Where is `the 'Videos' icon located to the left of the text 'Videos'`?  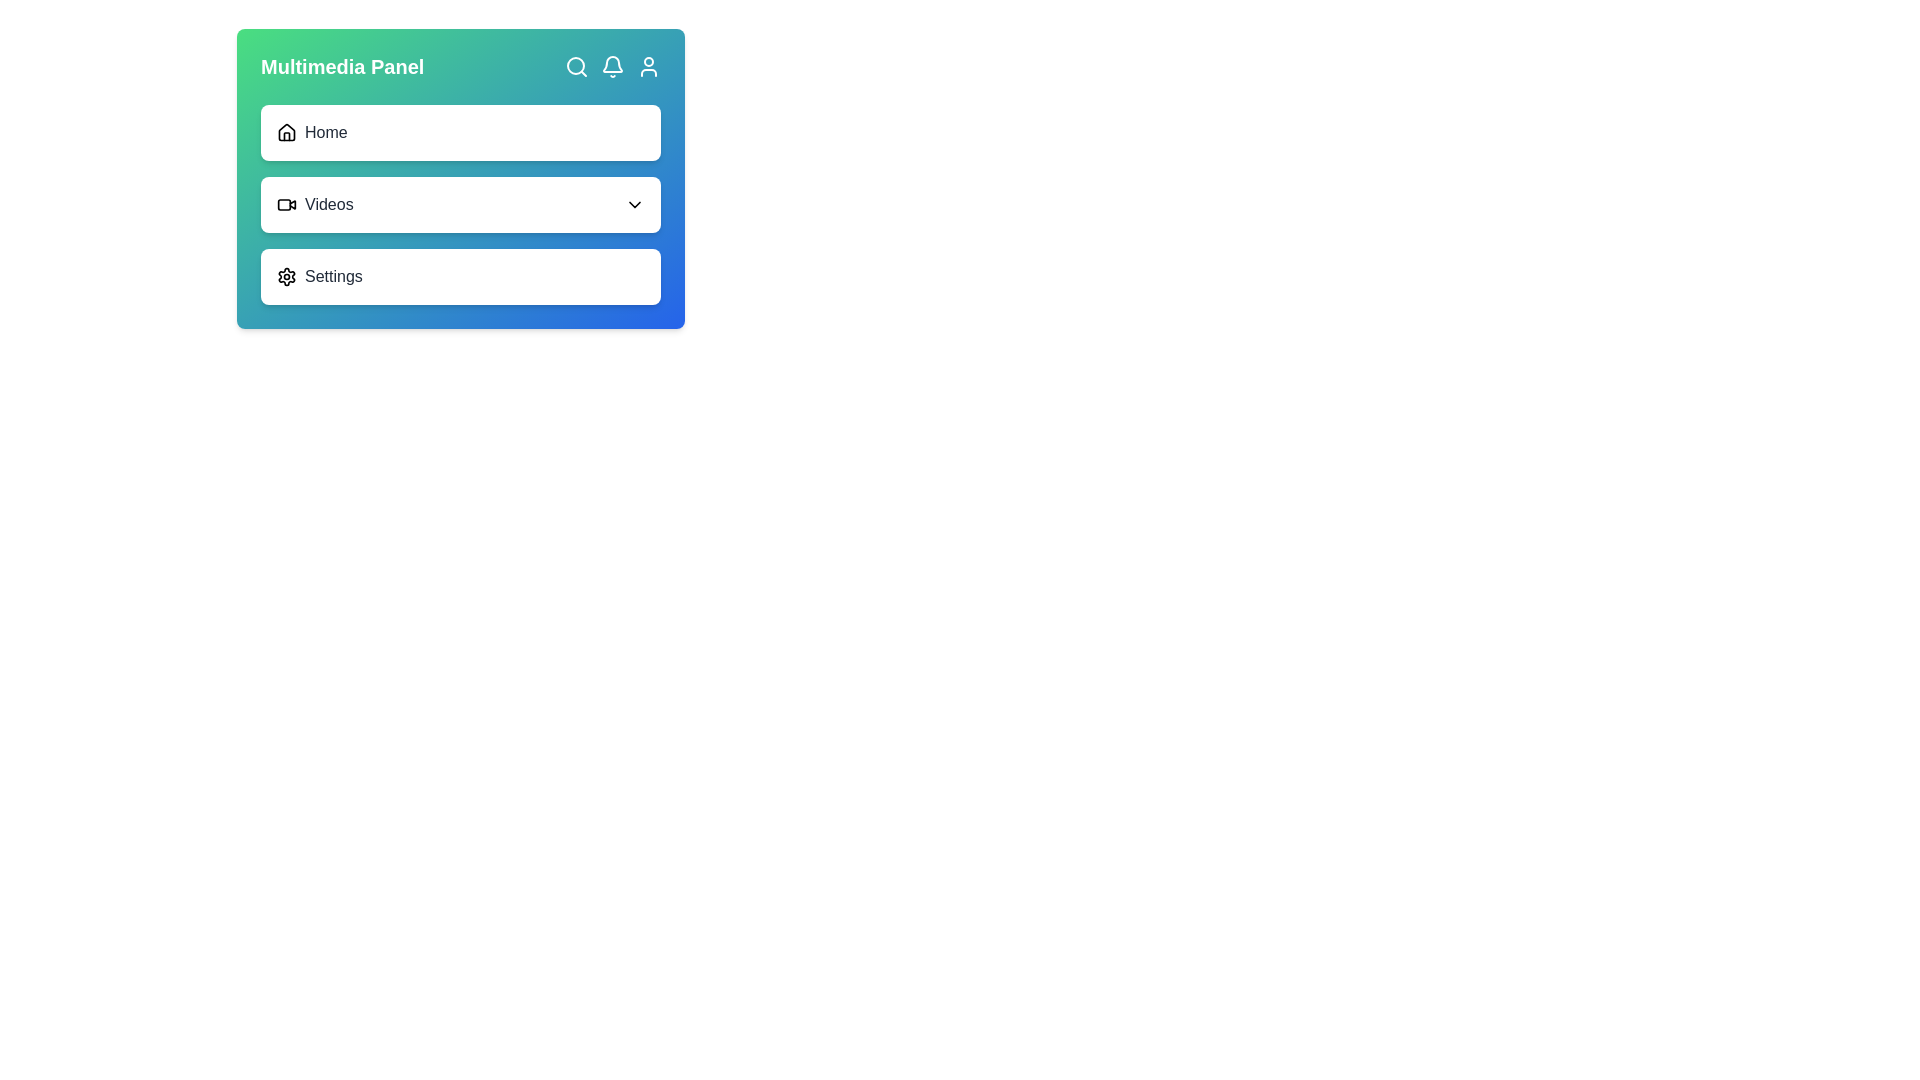 the 'Videos' icon located to the left of the text 'Videos' is located at coordinates (286, 204).